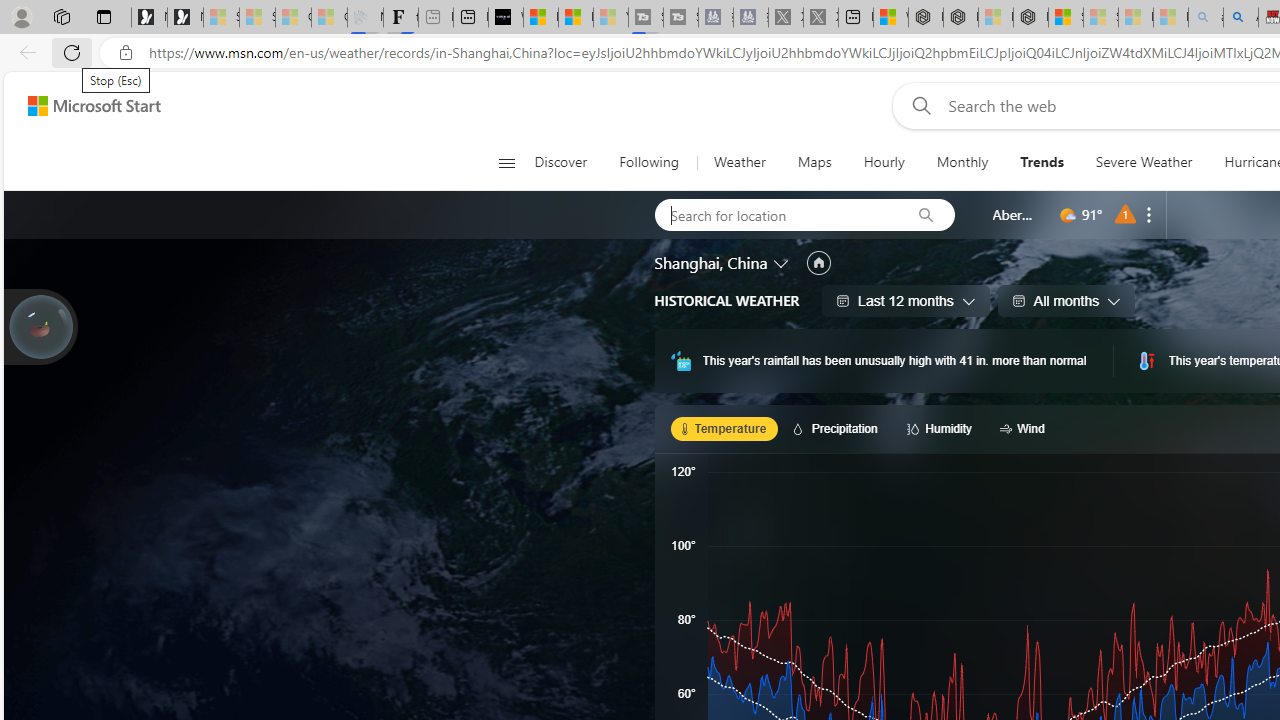  Describe the element at coordinates (781, 261) in the screenshot. I see `'Change location'` at that location.